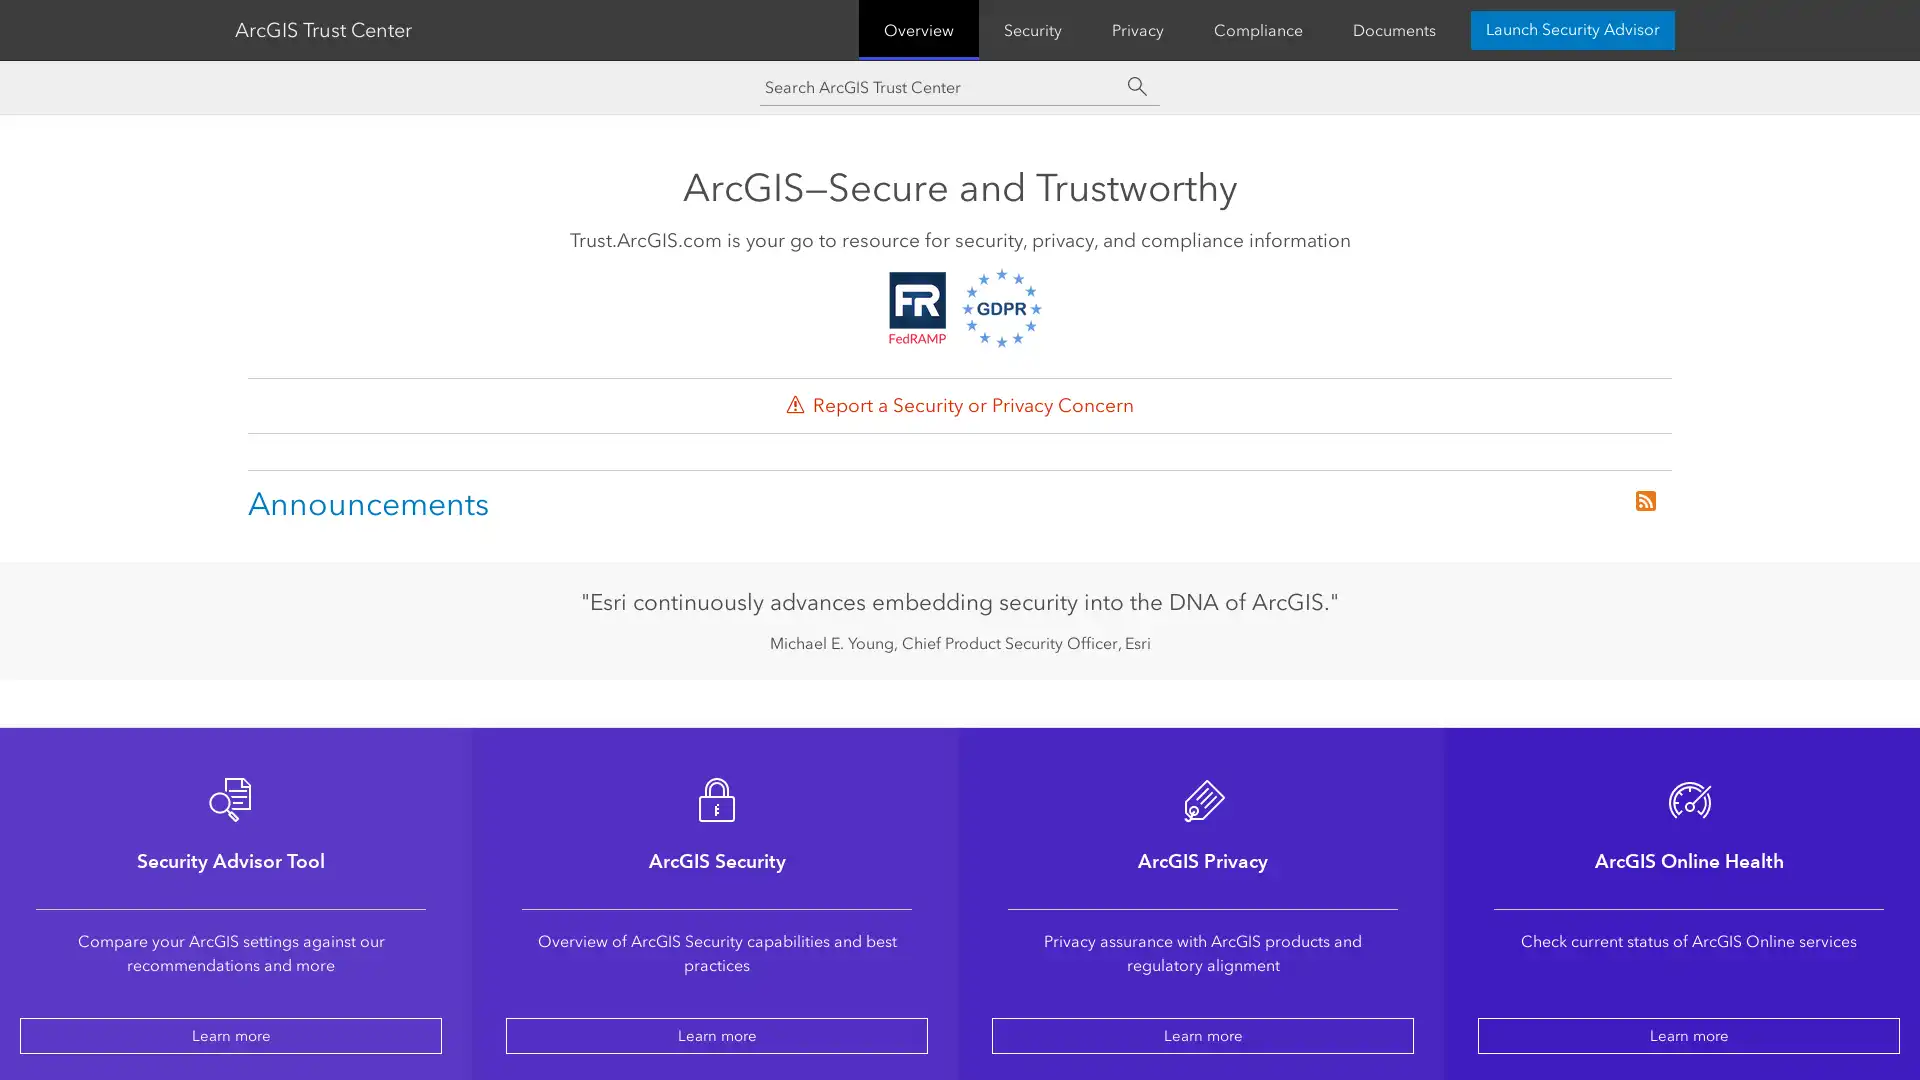 This screenshot has width=1920, height=1080. I want to click on Support & Services, so click(641, 27).